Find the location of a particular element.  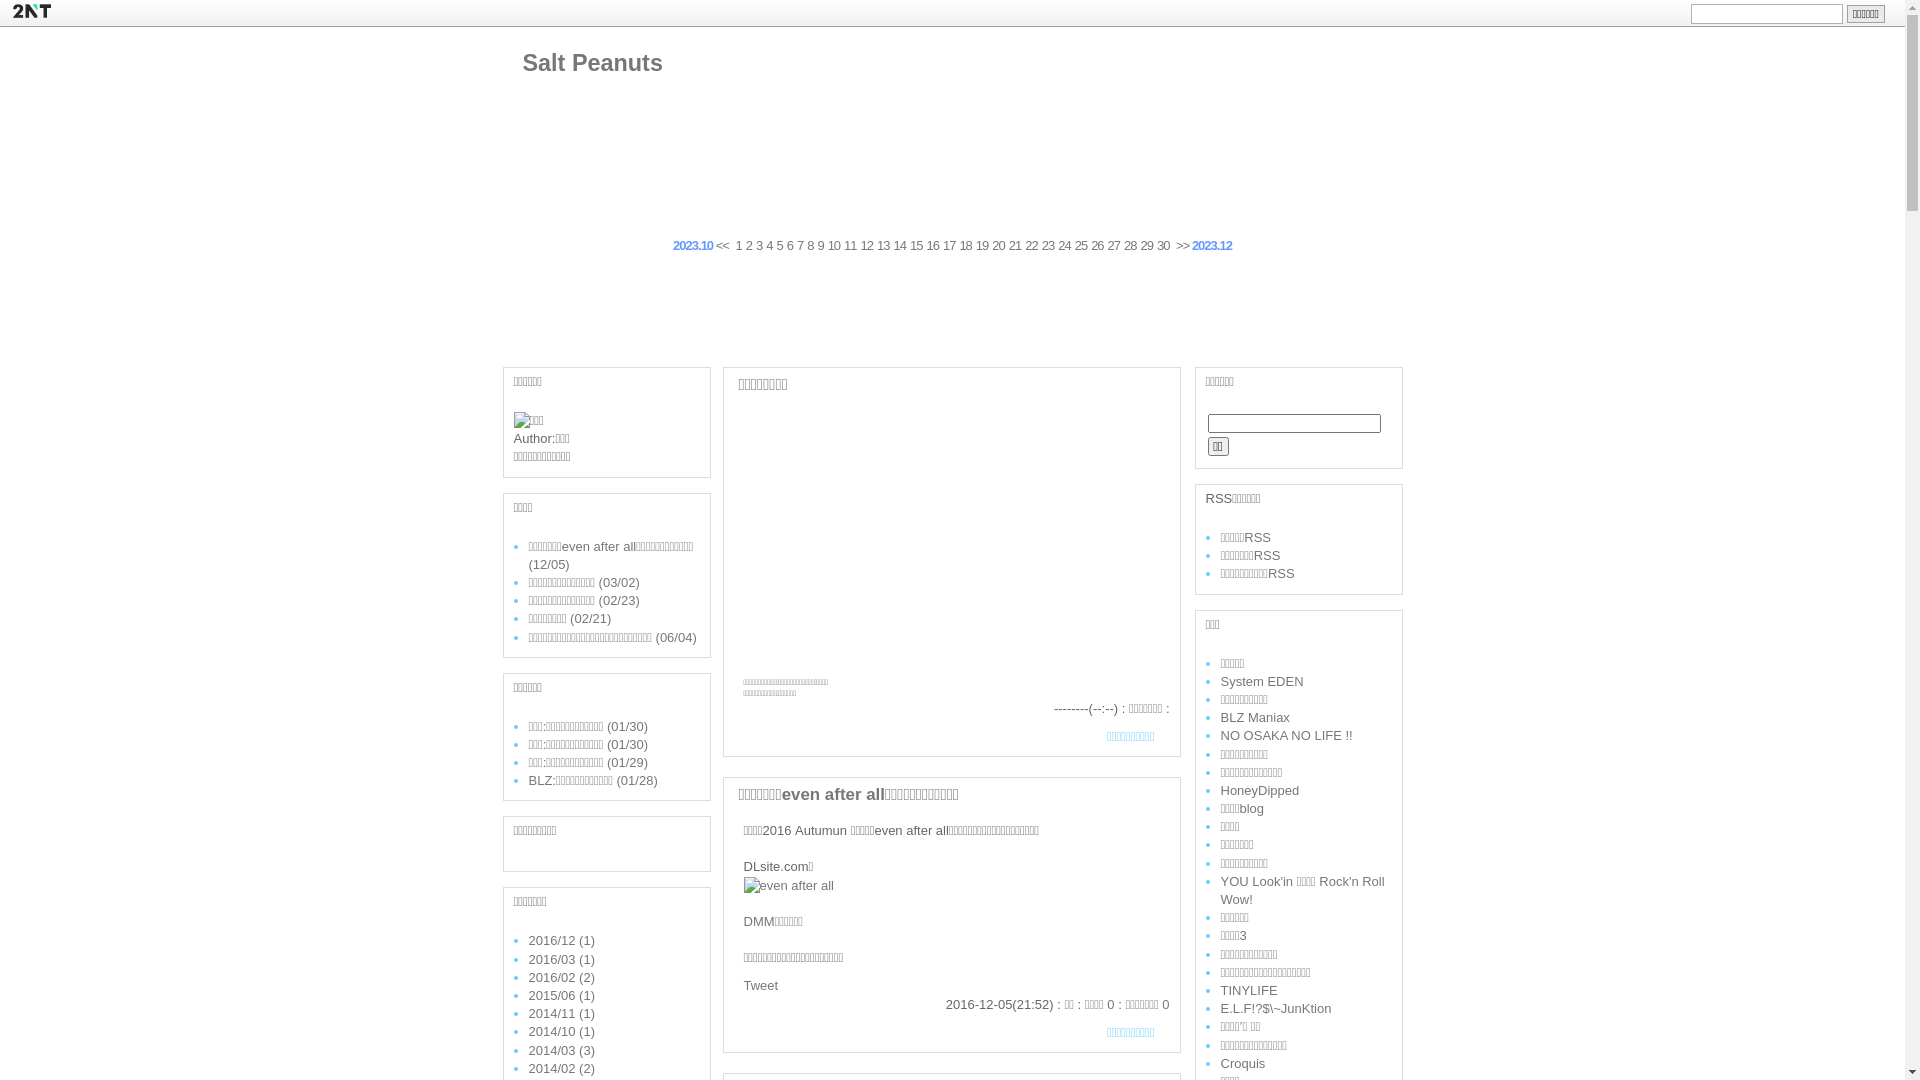

'2016/03 (1)' is located at coordinates (528, 958).